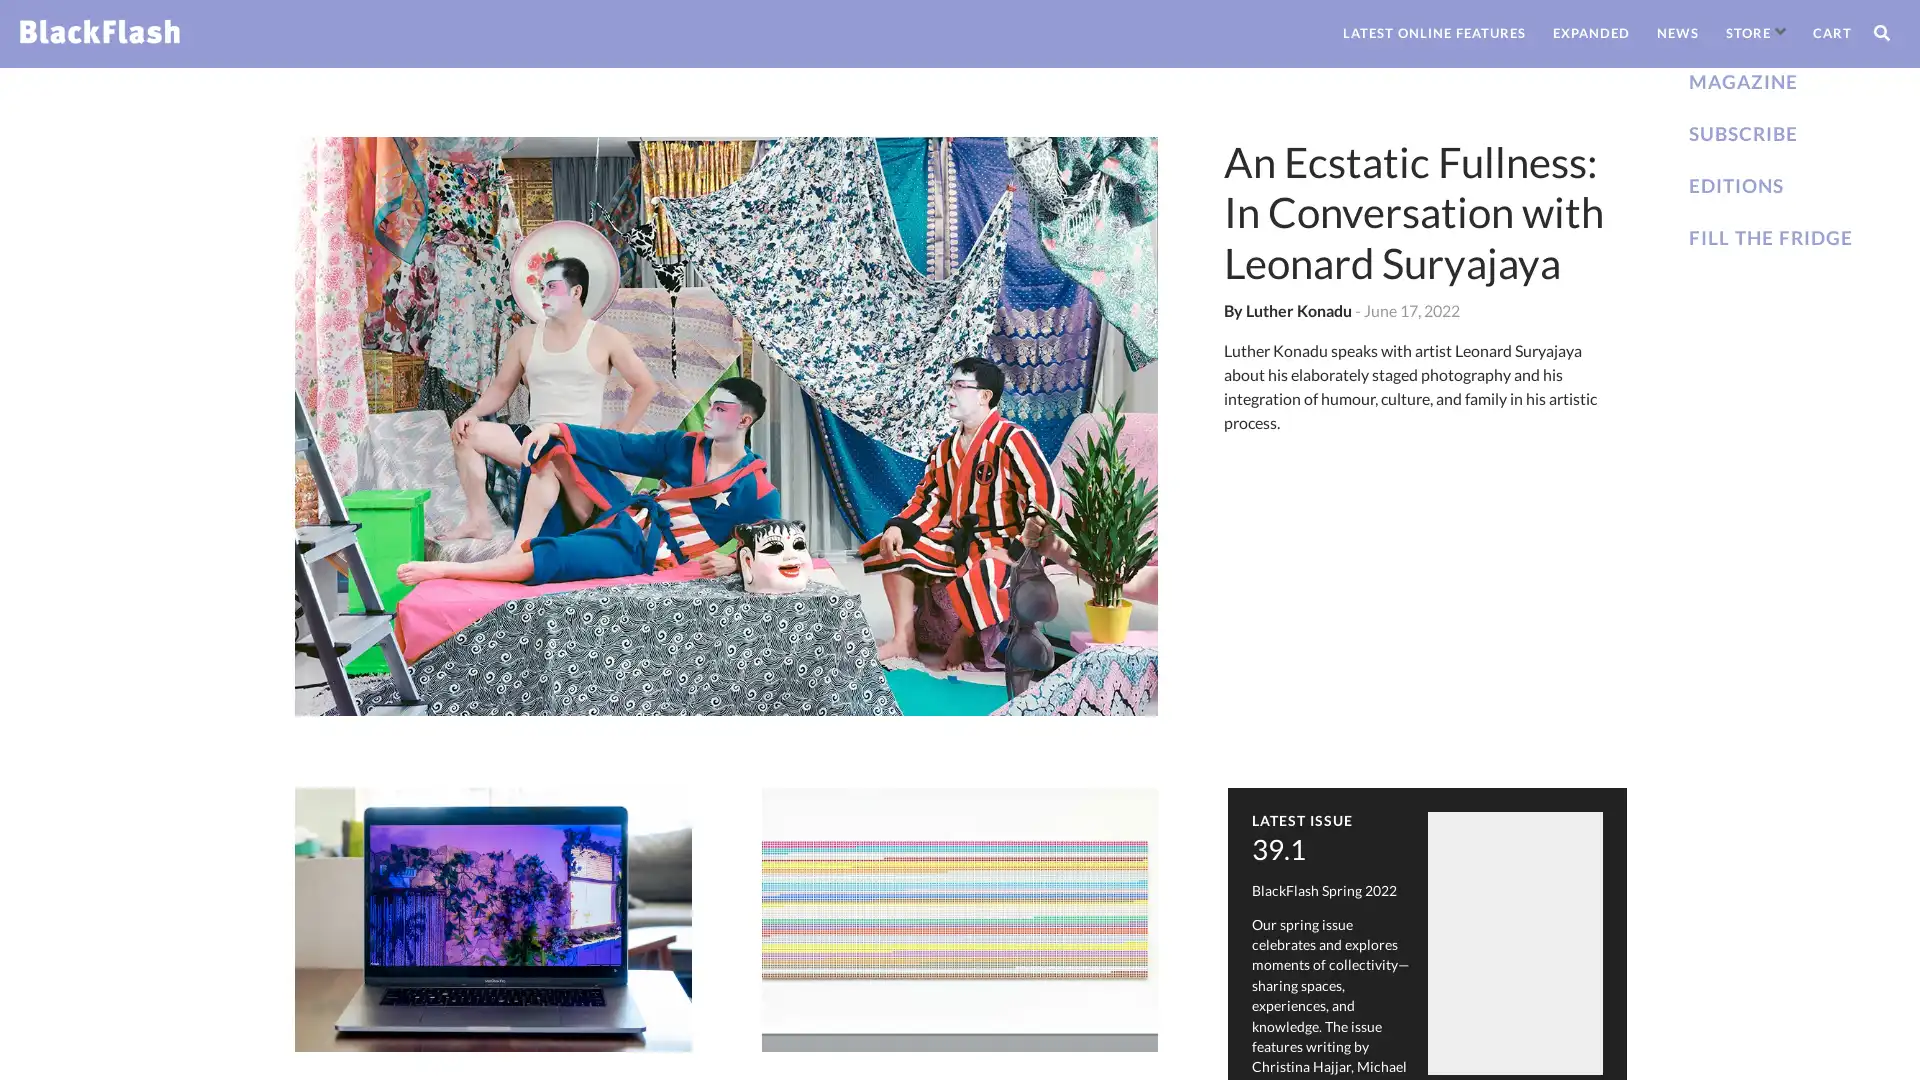 This screenshot has height=1080, width=1920. Describe the element at coordinates (1780, 31) in the screenshot. I see `open menu` at that location.